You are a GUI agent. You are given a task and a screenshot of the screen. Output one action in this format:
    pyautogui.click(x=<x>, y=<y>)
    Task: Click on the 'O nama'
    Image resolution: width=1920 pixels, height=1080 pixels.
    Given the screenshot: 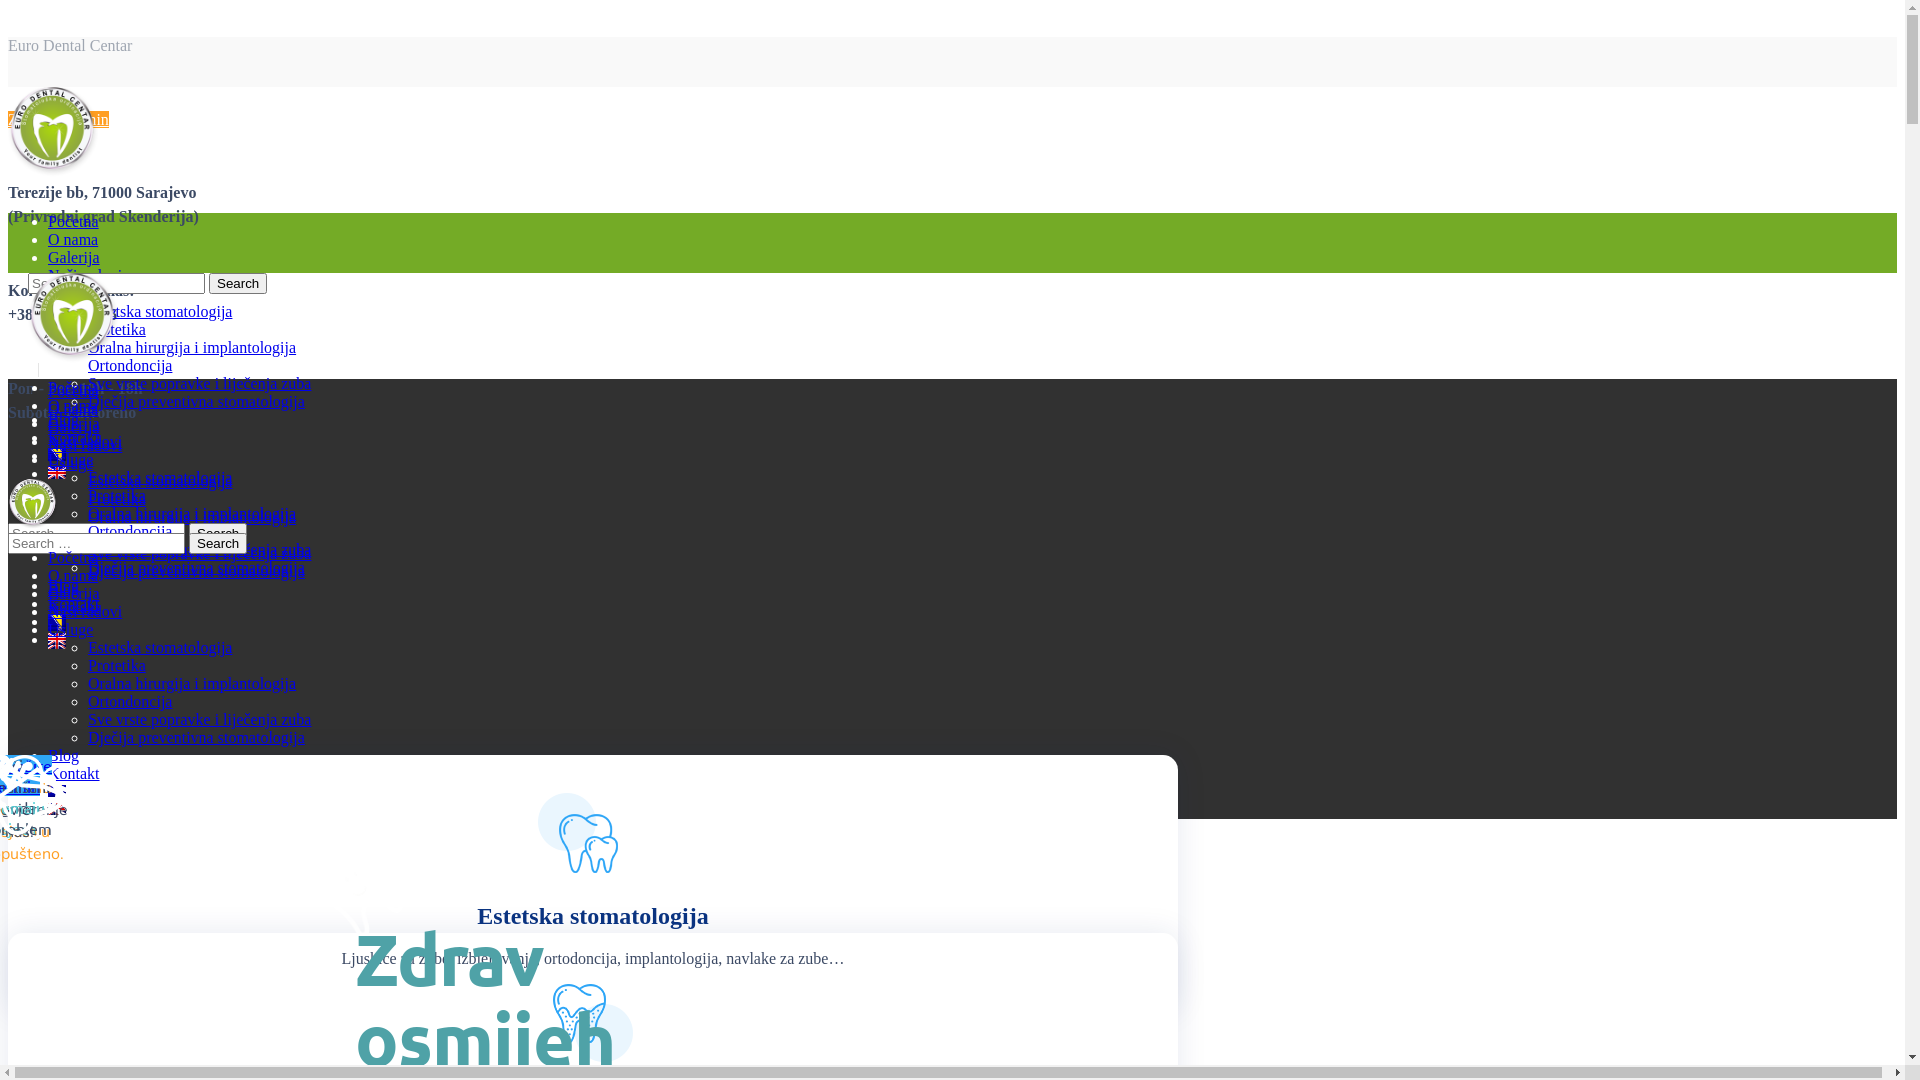 What is the action you would take?
    pyautogui.click(x=72, y=408)
    